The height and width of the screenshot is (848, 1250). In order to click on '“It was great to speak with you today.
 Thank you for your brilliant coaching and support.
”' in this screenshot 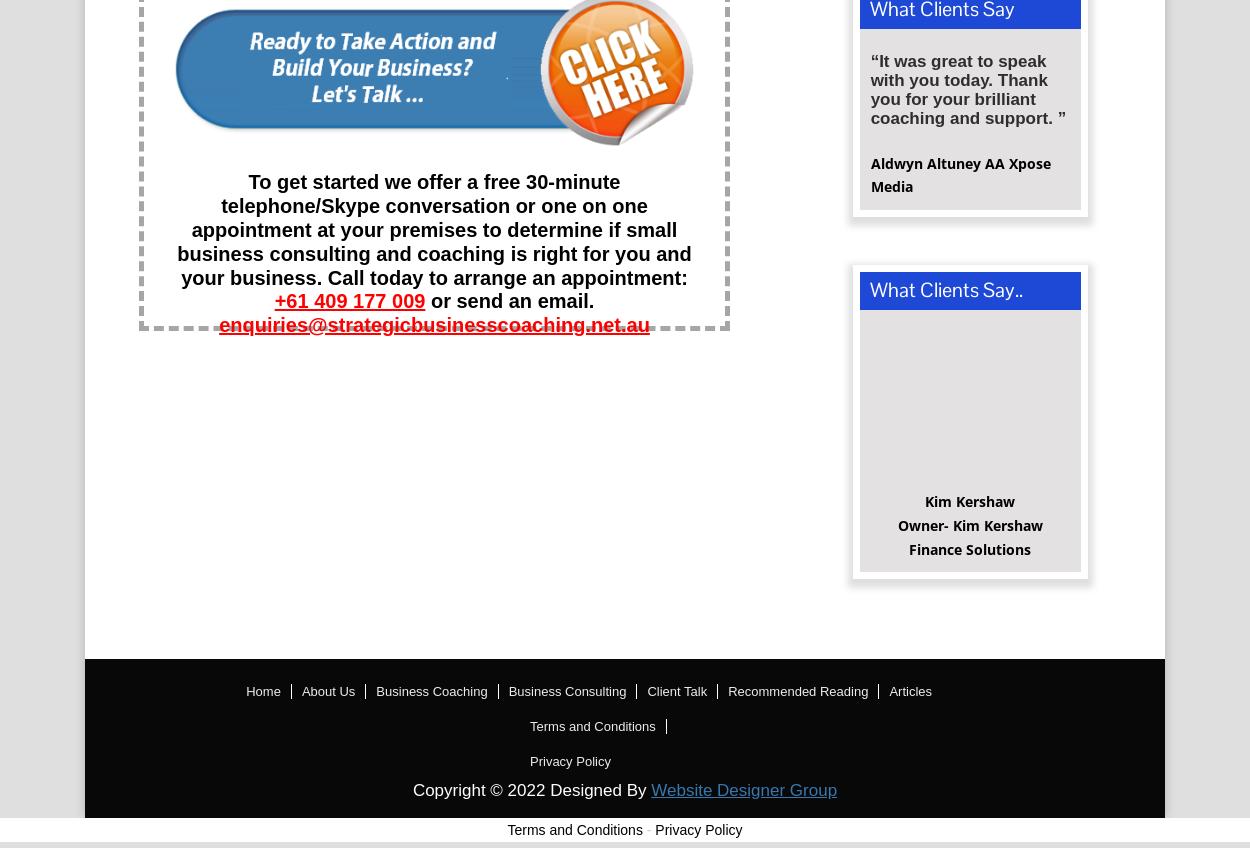, I will do `click(967, 95)`.